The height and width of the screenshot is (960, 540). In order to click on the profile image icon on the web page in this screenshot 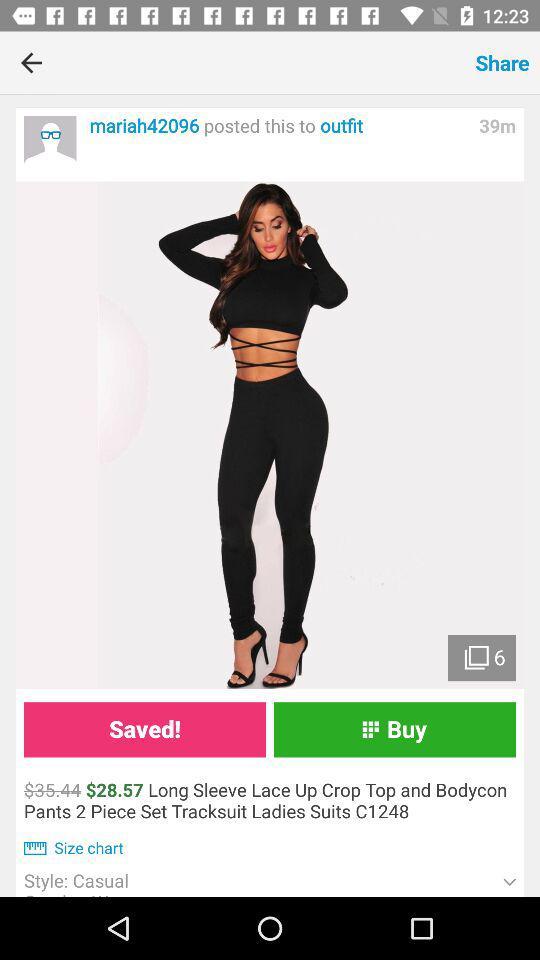, I will do `click(50, 140)`.